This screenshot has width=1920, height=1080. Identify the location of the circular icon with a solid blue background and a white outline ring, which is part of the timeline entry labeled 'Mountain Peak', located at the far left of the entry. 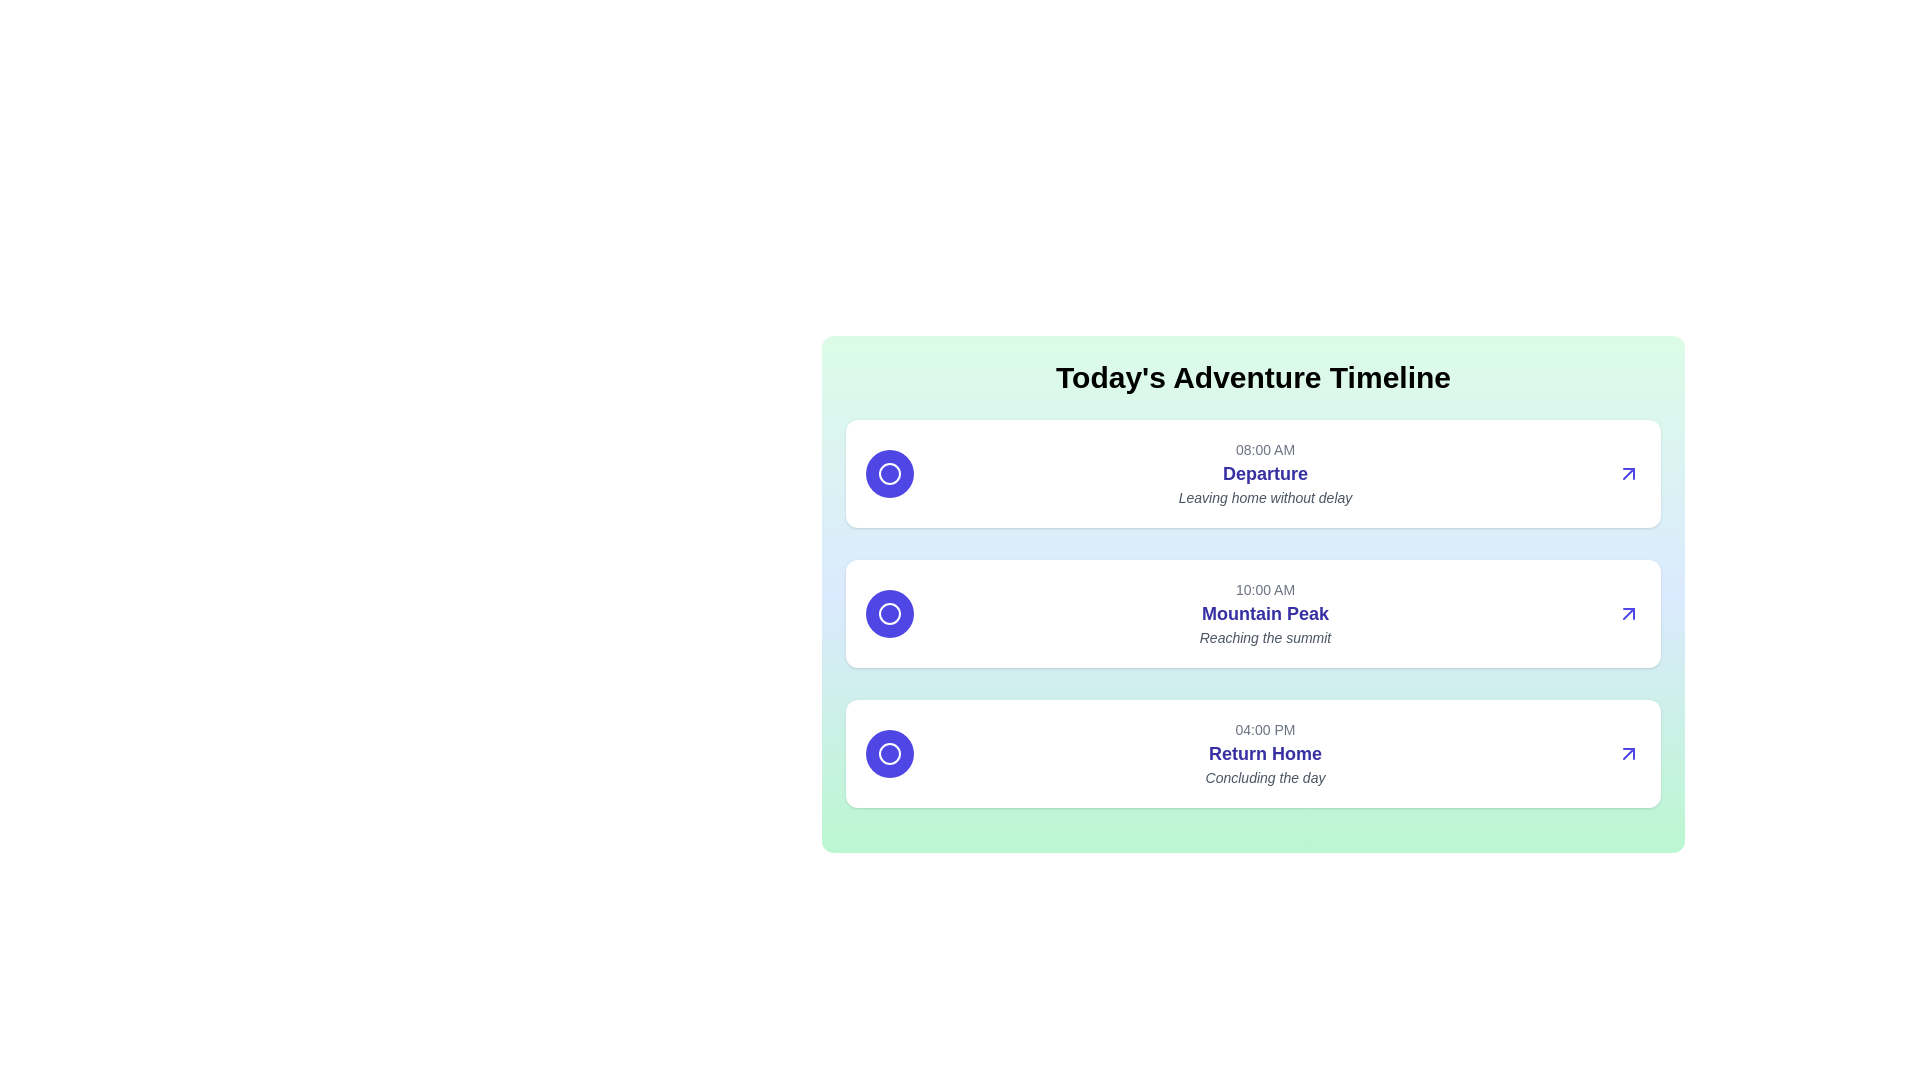
(888, 612).